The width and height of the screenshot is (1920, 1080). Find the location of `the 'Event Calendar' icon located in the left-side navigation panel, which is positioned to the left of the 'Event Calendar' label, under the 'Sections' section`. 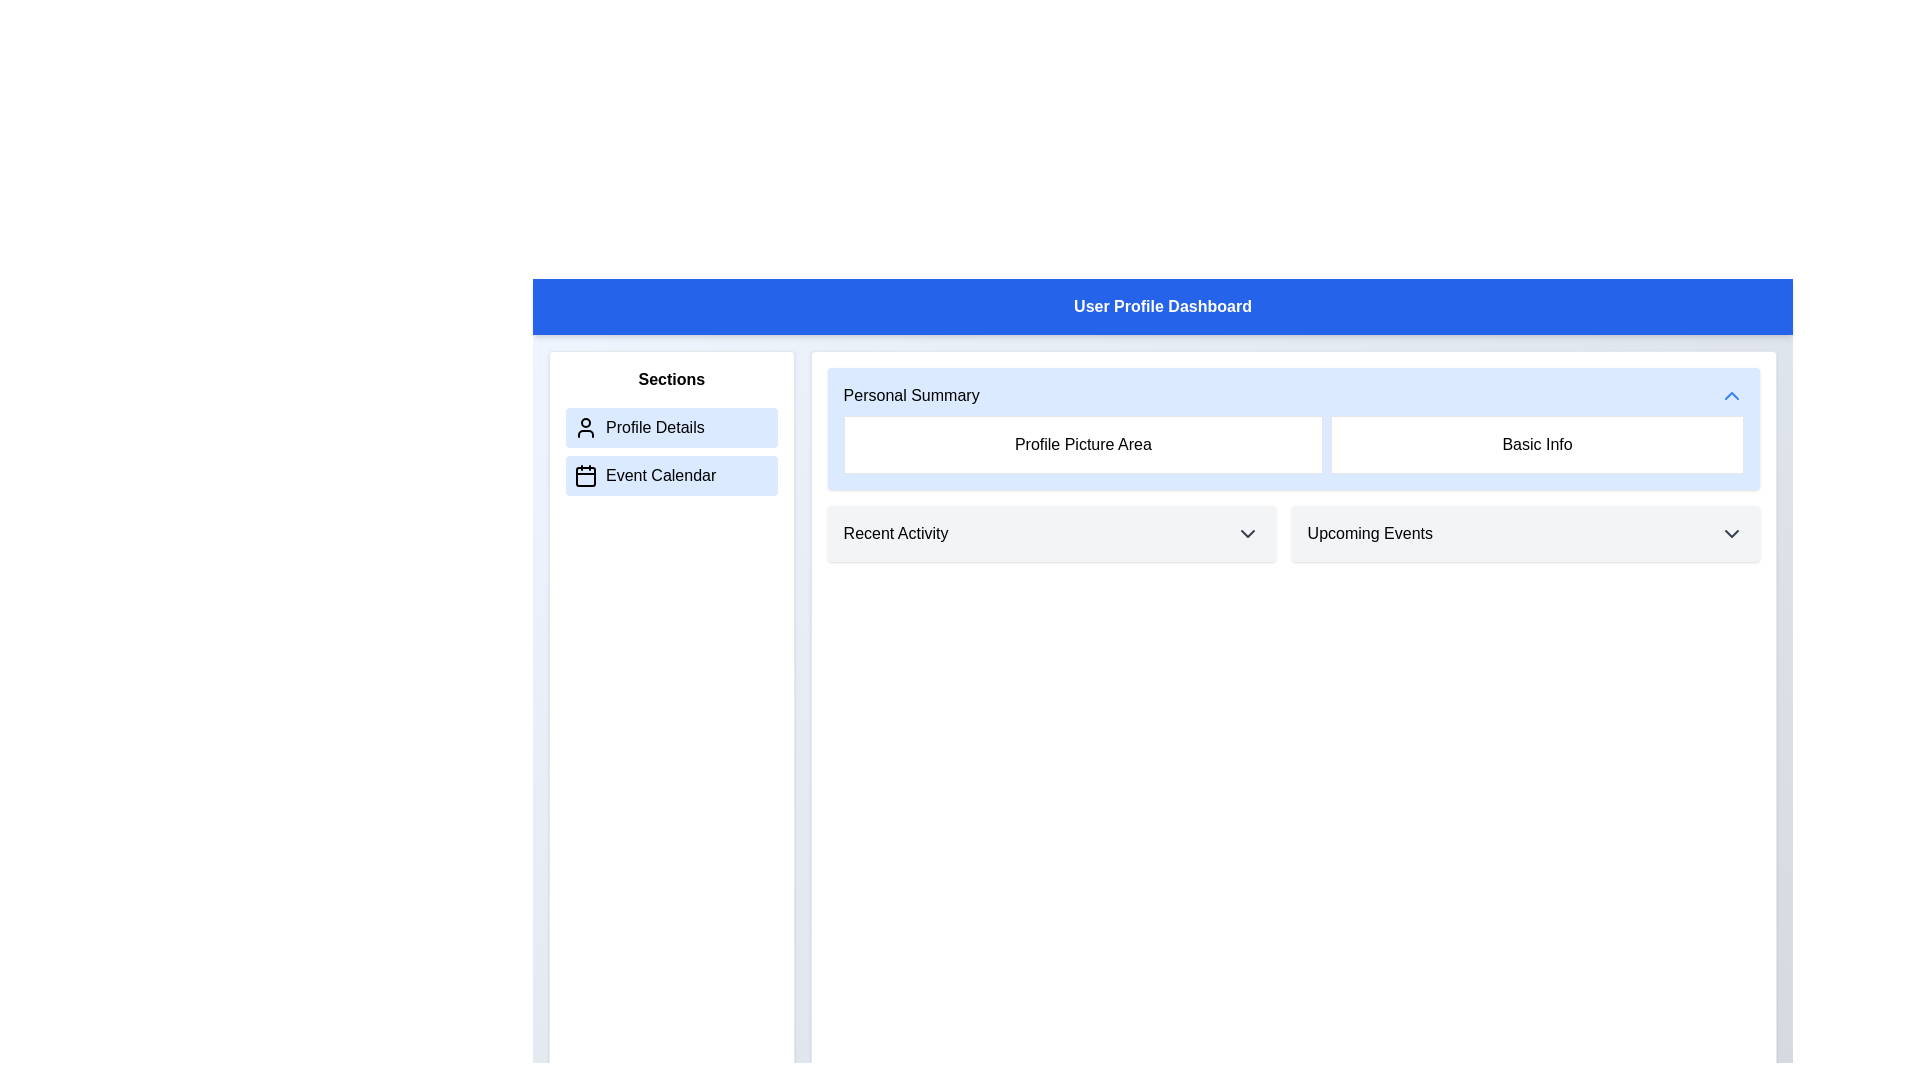

the 'Event Calendar' icon located in the left-side navigation panel, which is positioned to the left of the 'Event Calendar' label, under the 'Sections' section is located at coordinates (584, 475).